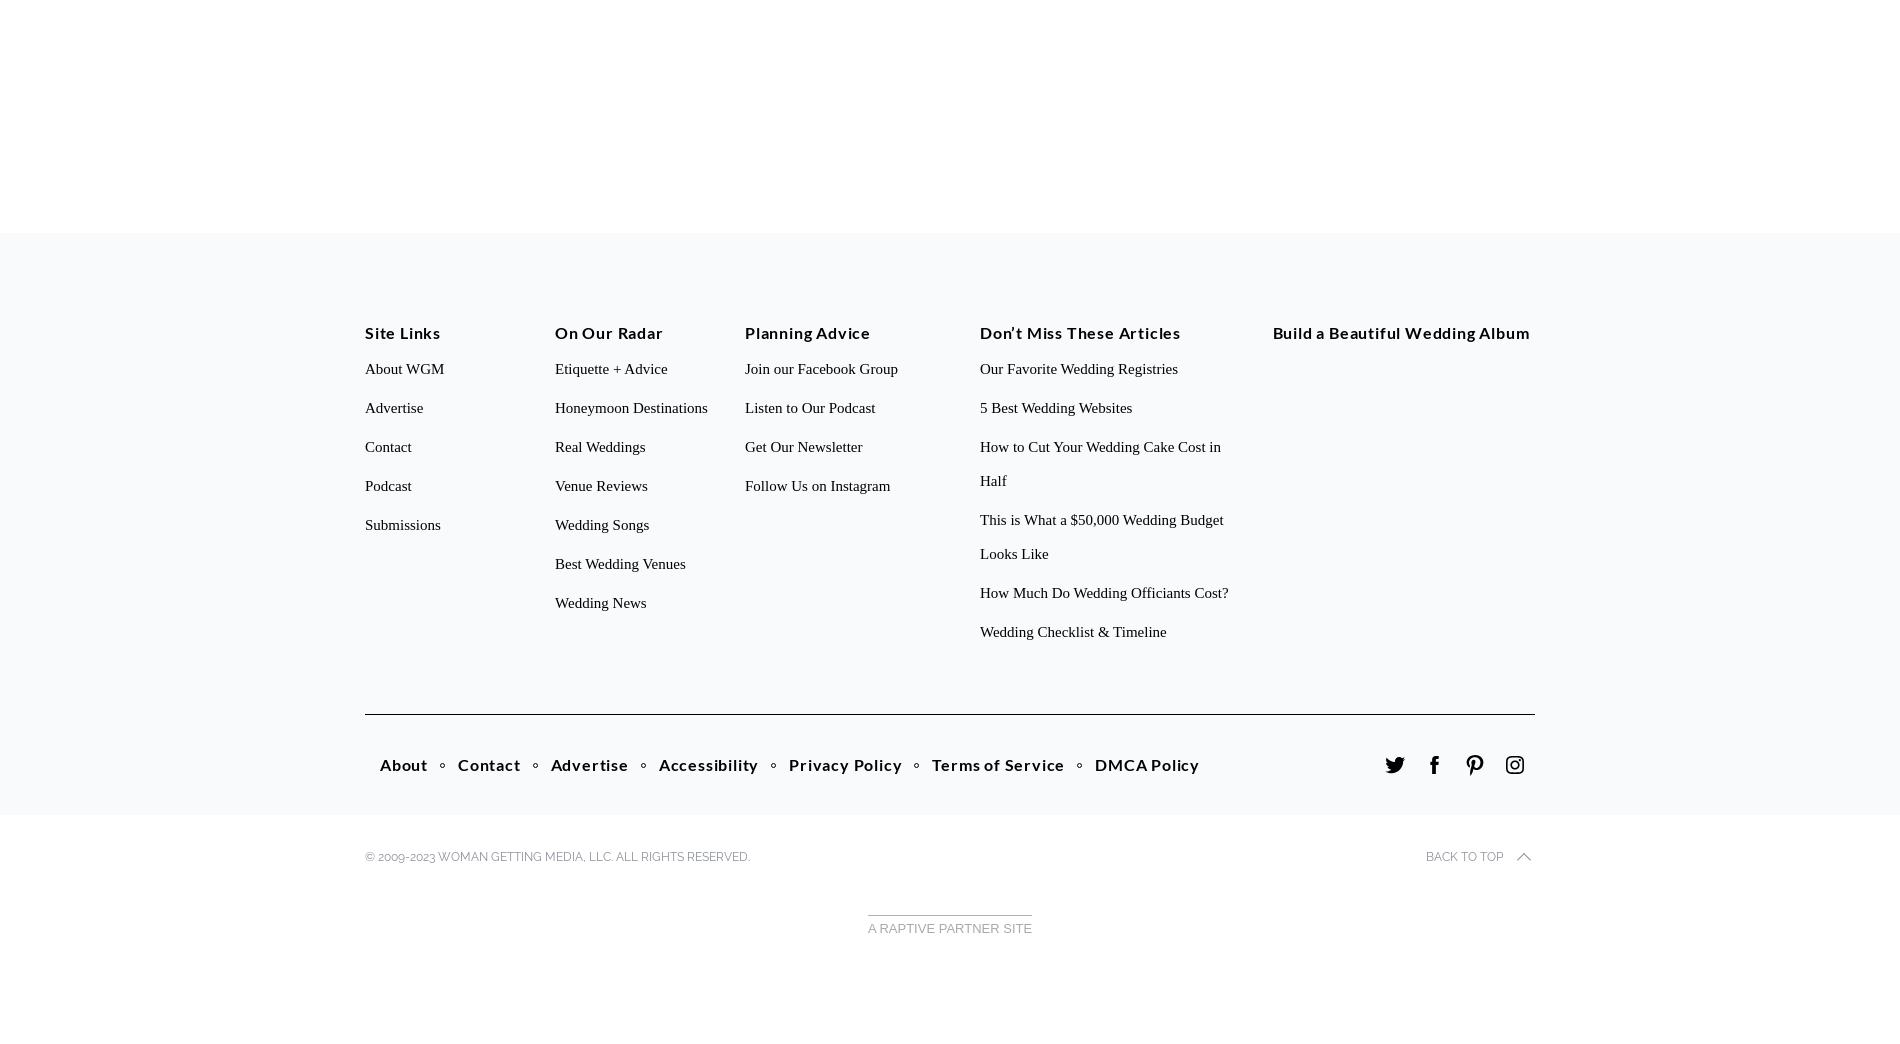  What do you see at coordinates (554, 446) in the screenshot?
I see `'Real Weddings'` at bounding box center [554, 446].